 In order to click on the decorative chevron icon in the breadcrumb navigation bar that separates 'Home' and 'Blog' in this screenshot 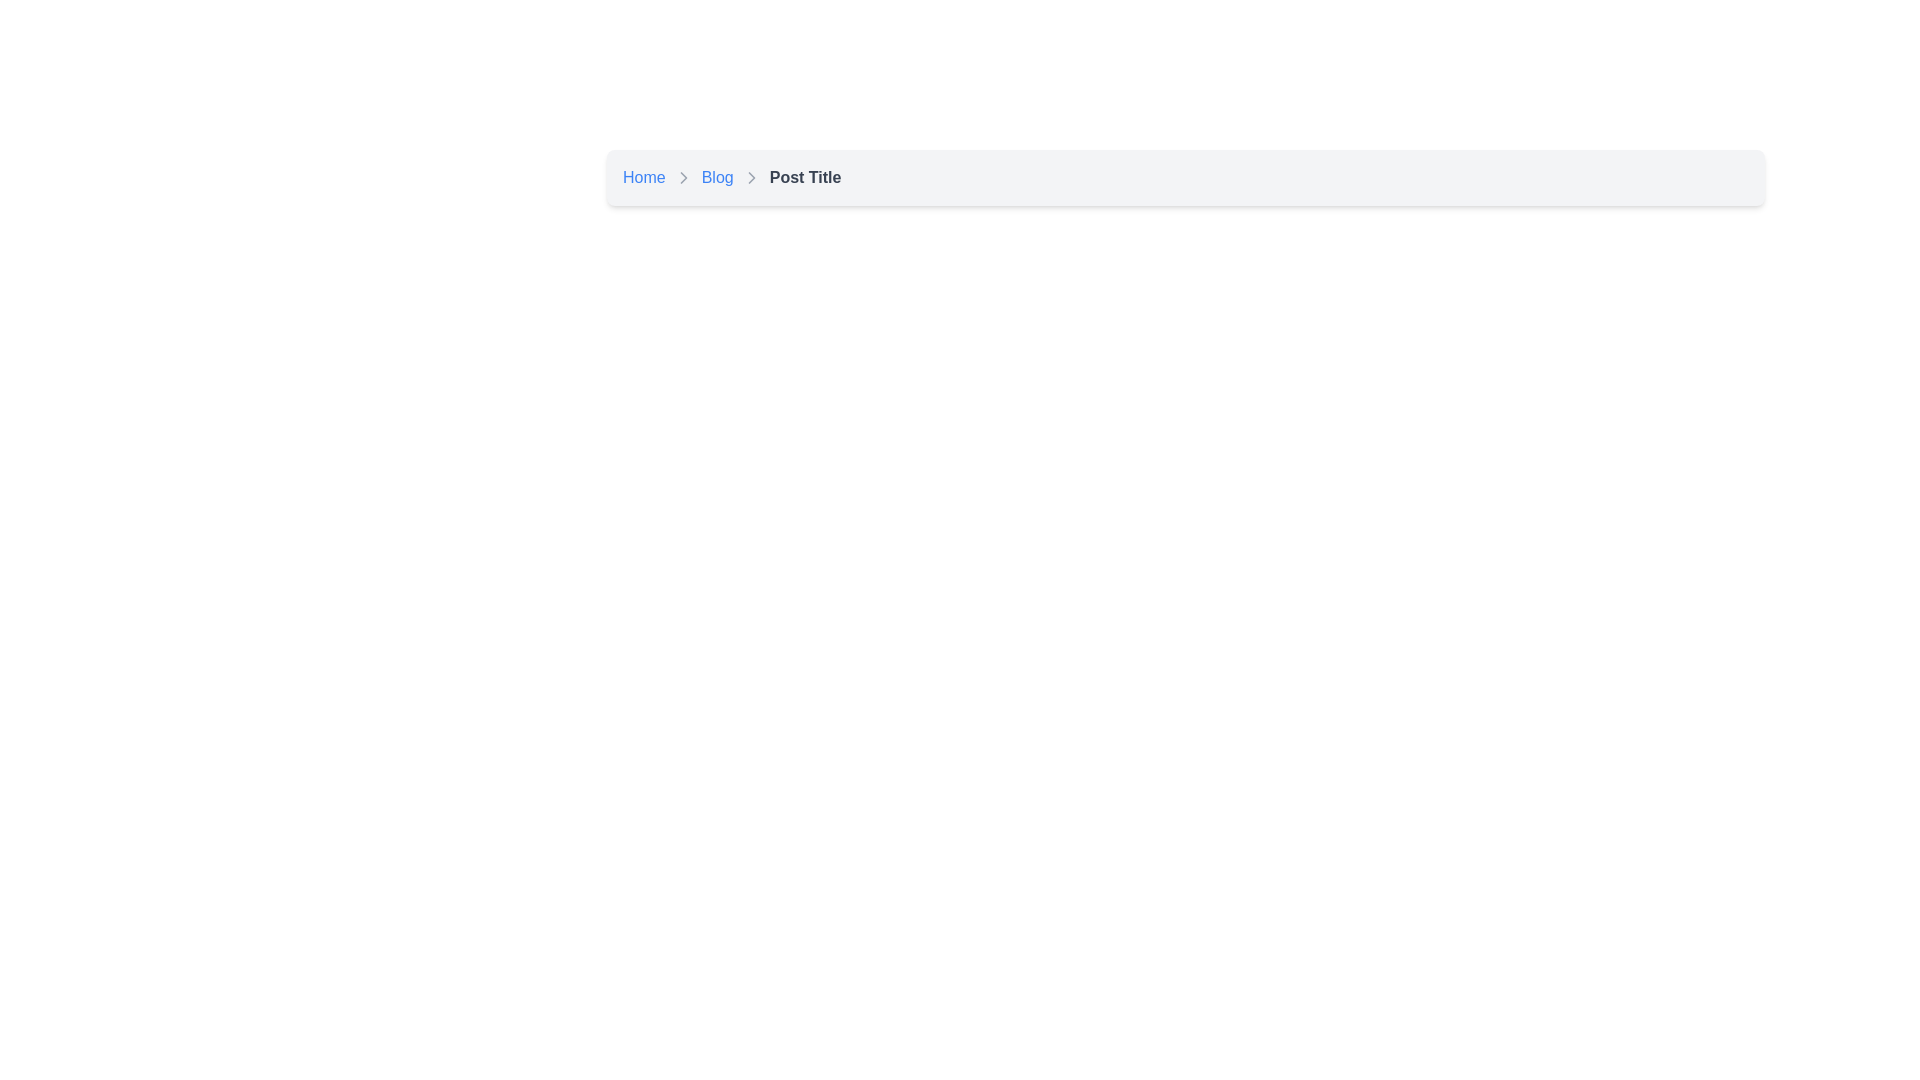, I will do `click(683, 176)`.